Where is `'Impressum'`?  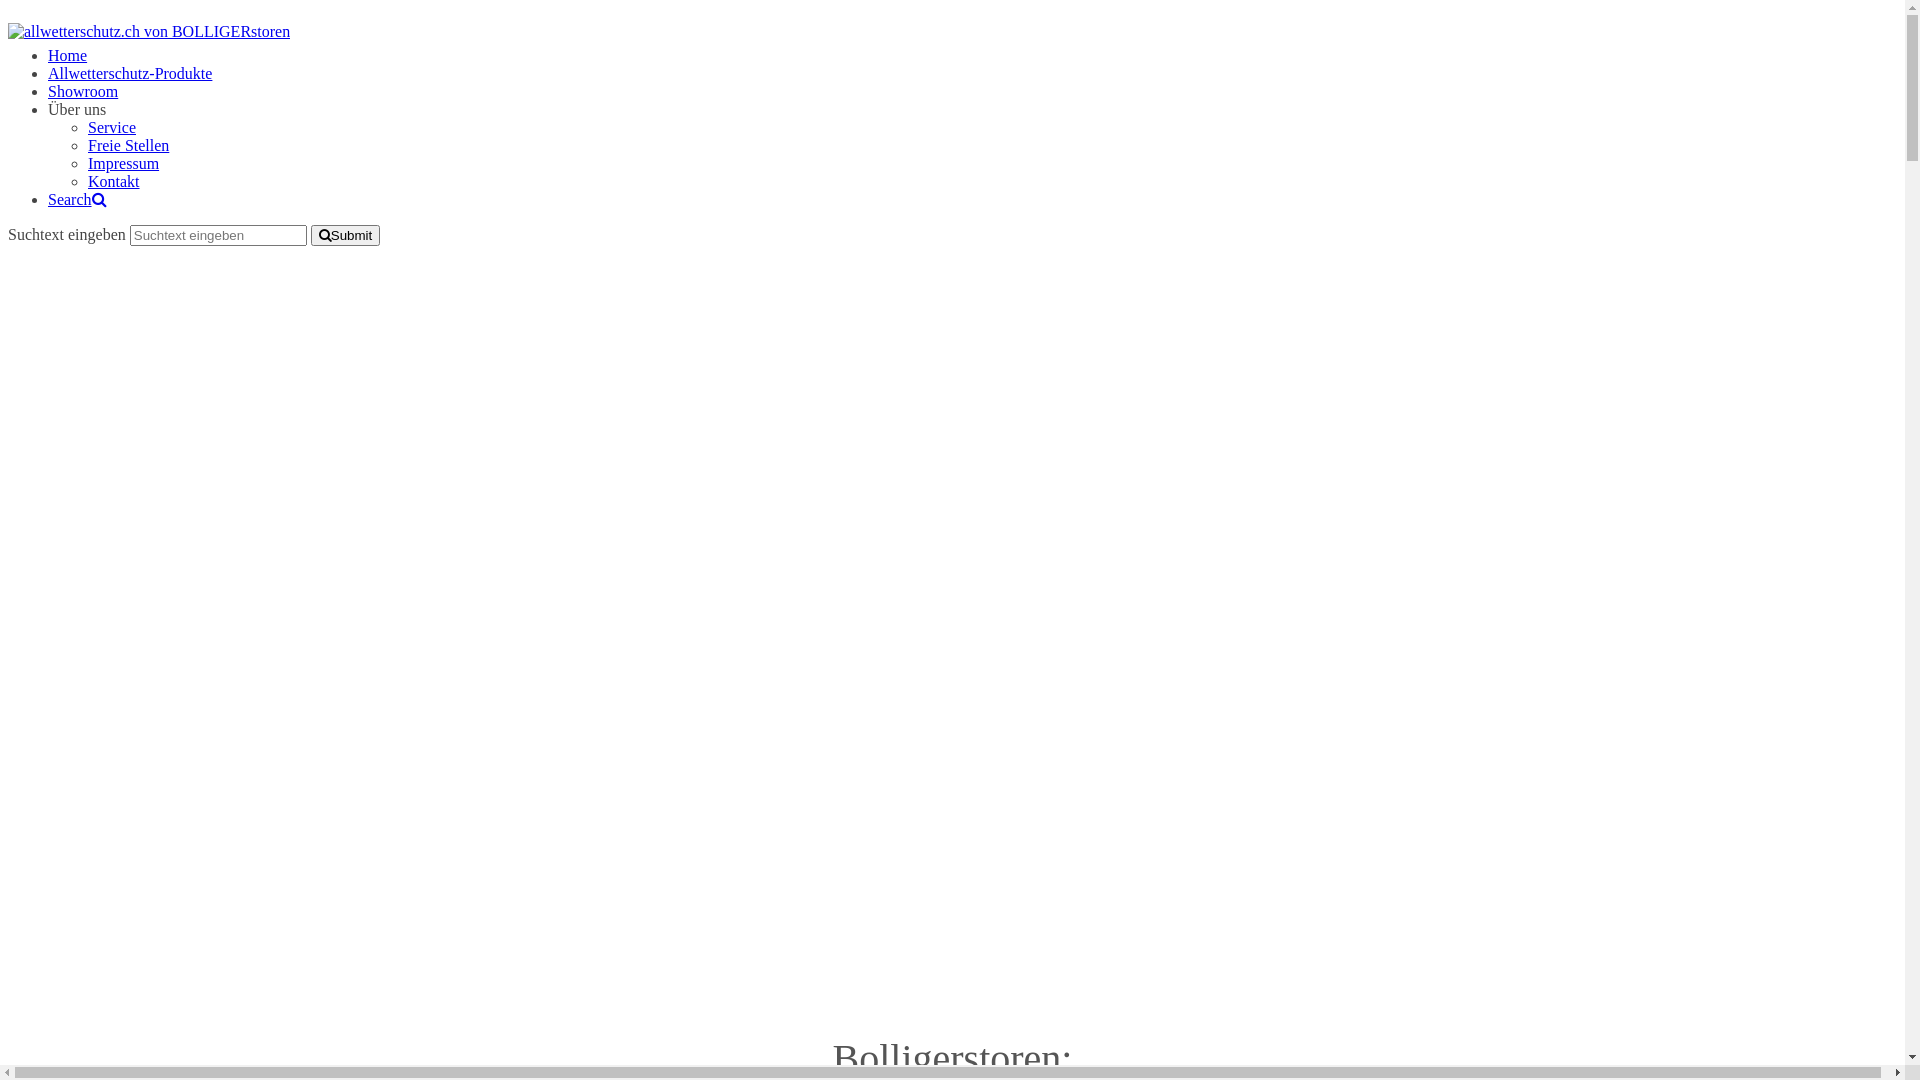
'Impressum' is located at coordinates (122, 162).